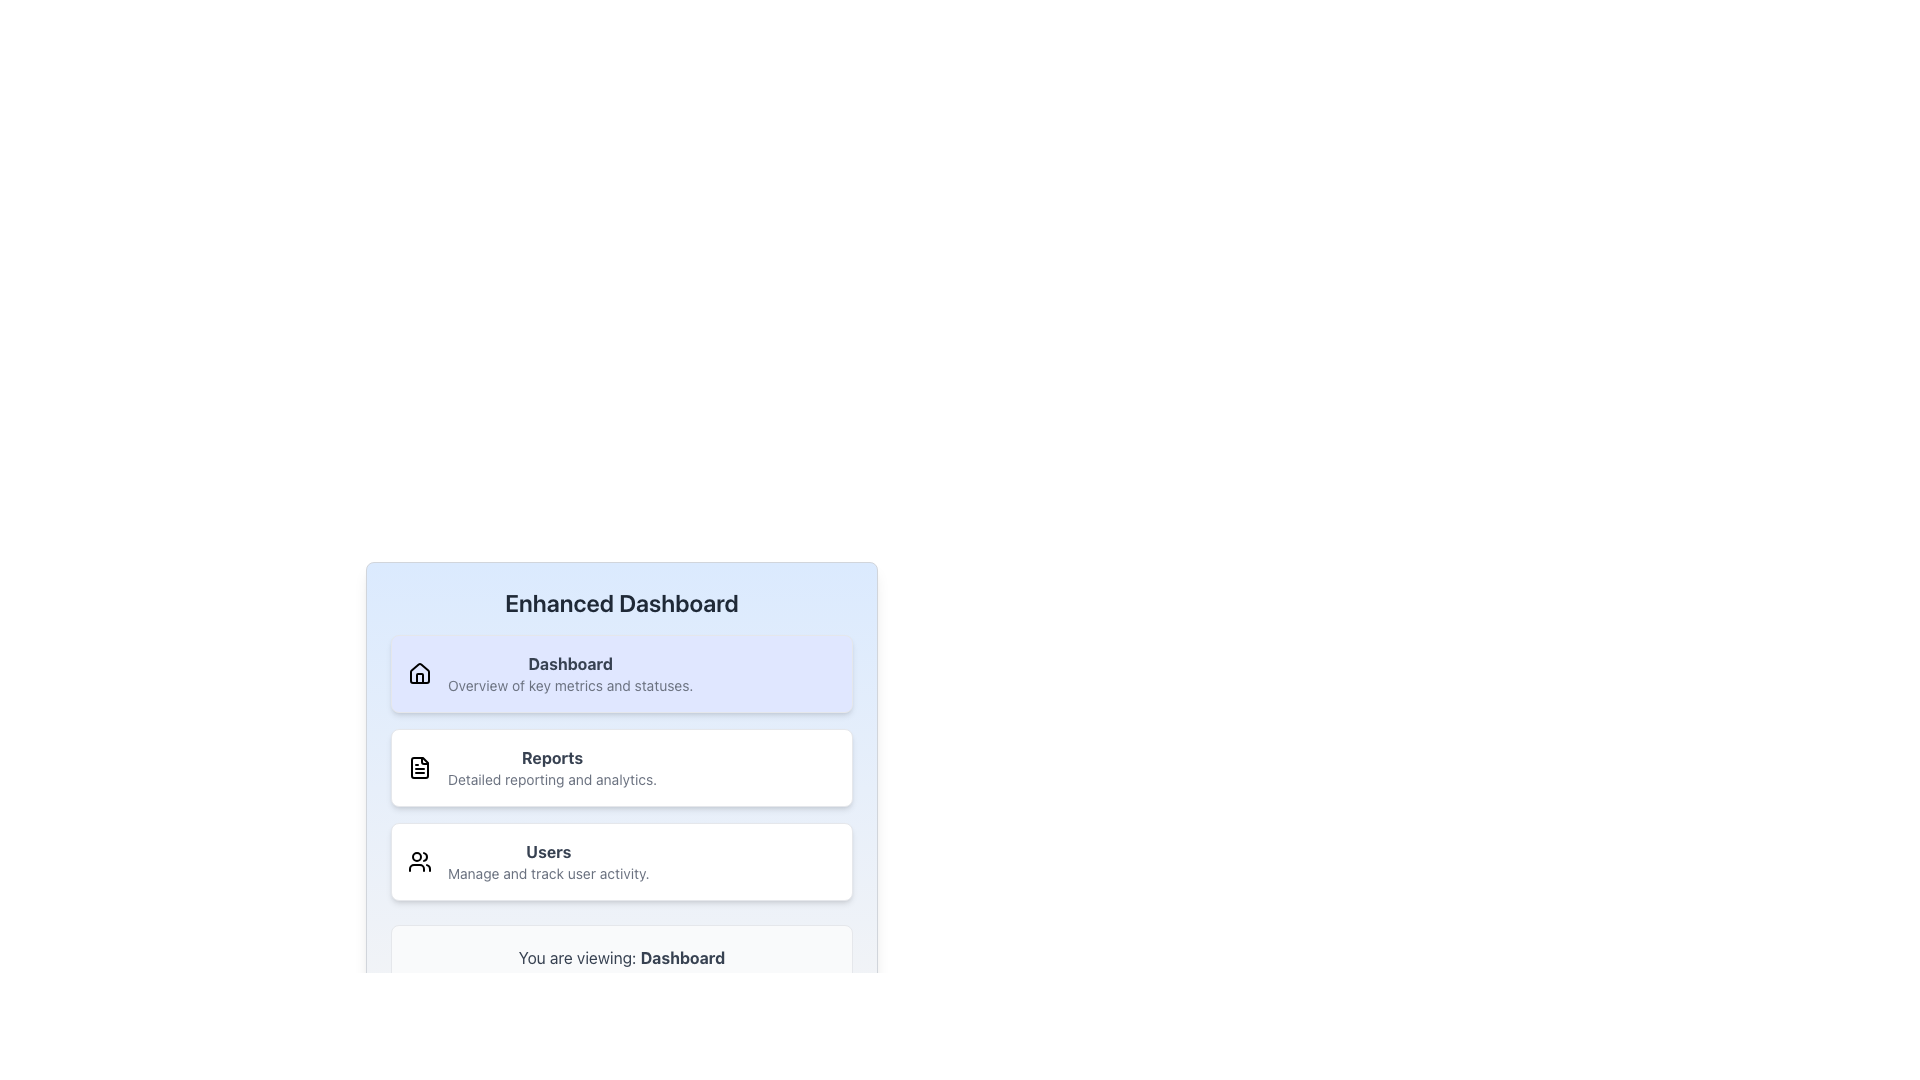 This screenshot has height=1080, width=1920. Describe the element at coordinates (621, 956) in the screenshot. I see `text label that displays 'You are viewing: Dashboard' at the bottom of the main content panel, emphasizing the word 'Dashboard'` at that location.